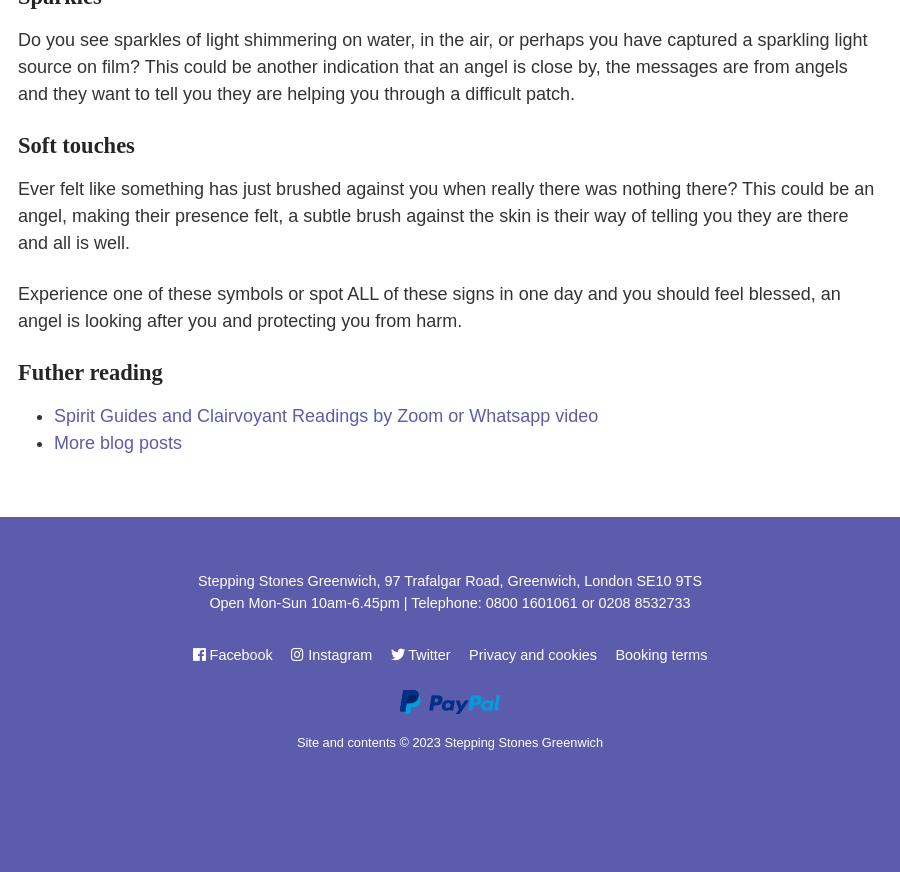 This screenshot has width=900, height=872. I want to click on 'Privacy and cookies', so click(531, 654).